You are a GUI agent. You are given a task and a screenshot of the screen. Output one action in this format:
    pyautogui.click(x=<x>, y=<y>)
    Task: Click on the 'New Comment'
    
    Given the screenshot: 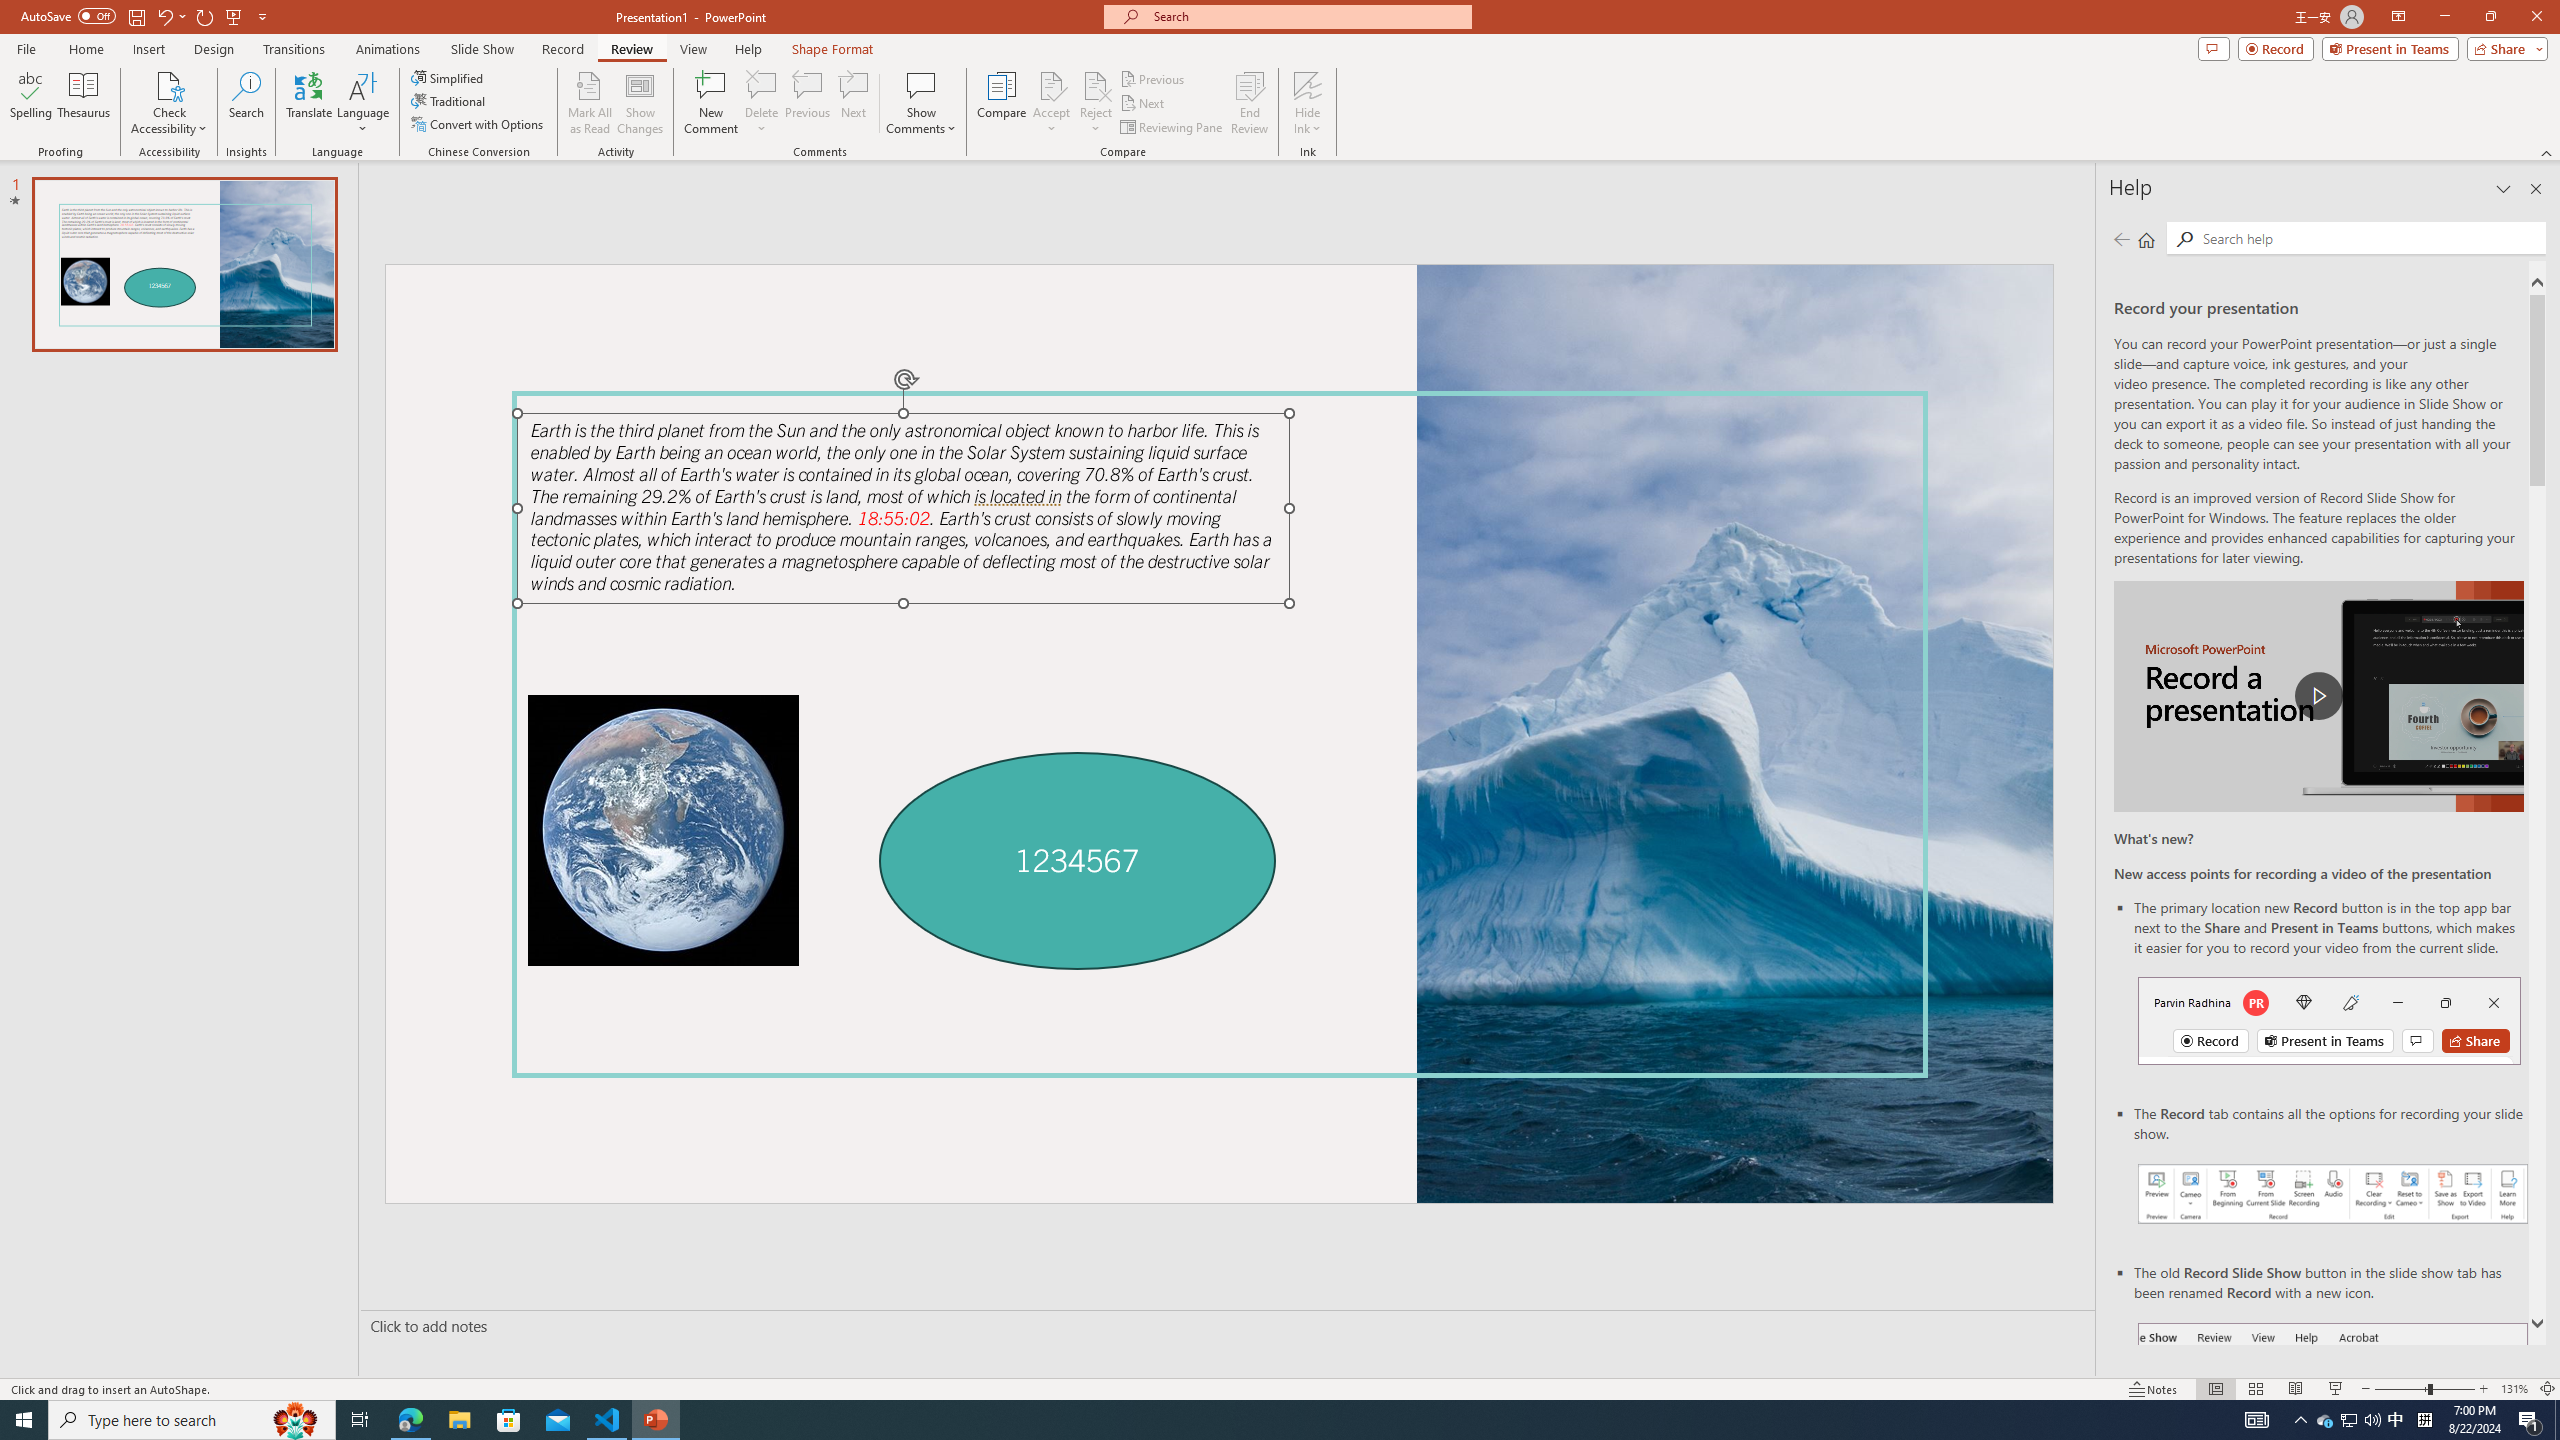 What is the action you would take?
    pyautogui.click(x=709, y=103)
    